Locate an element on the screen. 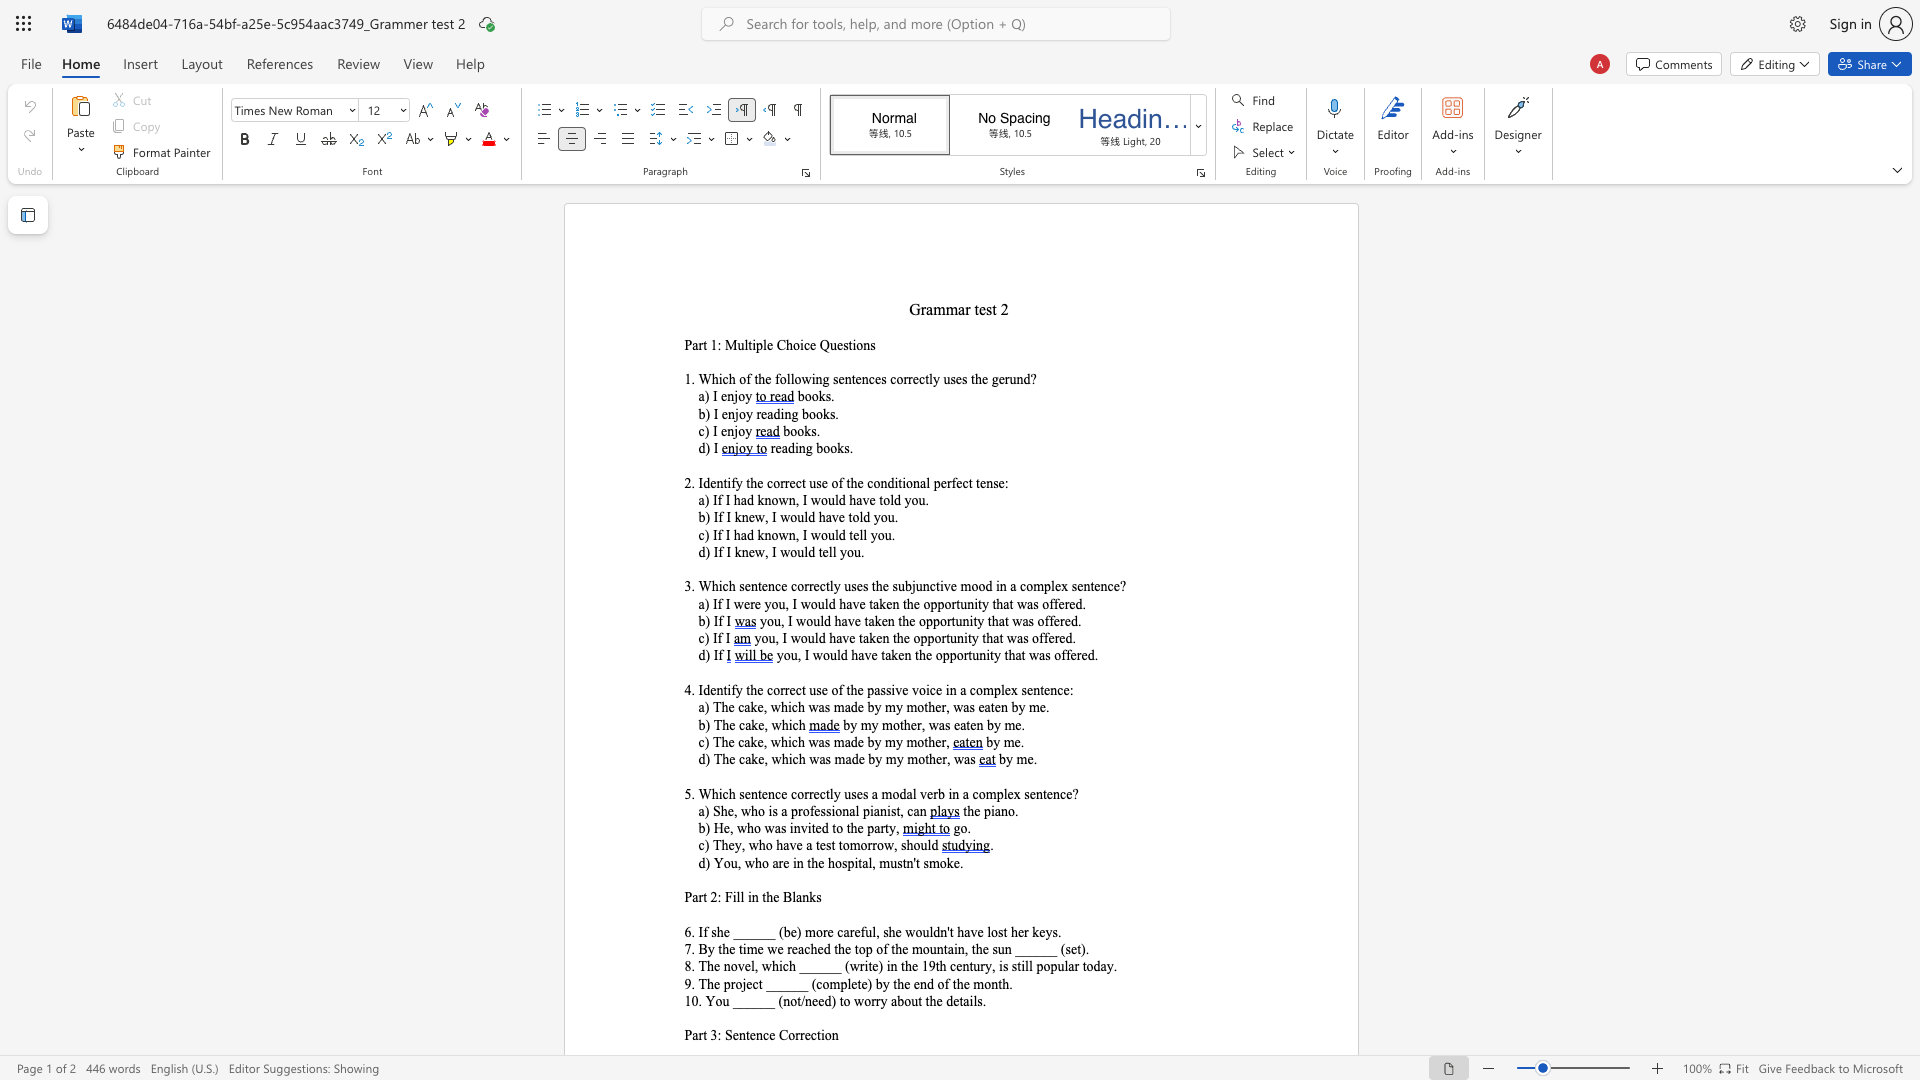 This screenshot has width=1920, height=1080. the subset text "g books." within the text "b) I enjoy reading books." is located at coordinates (790, 413).